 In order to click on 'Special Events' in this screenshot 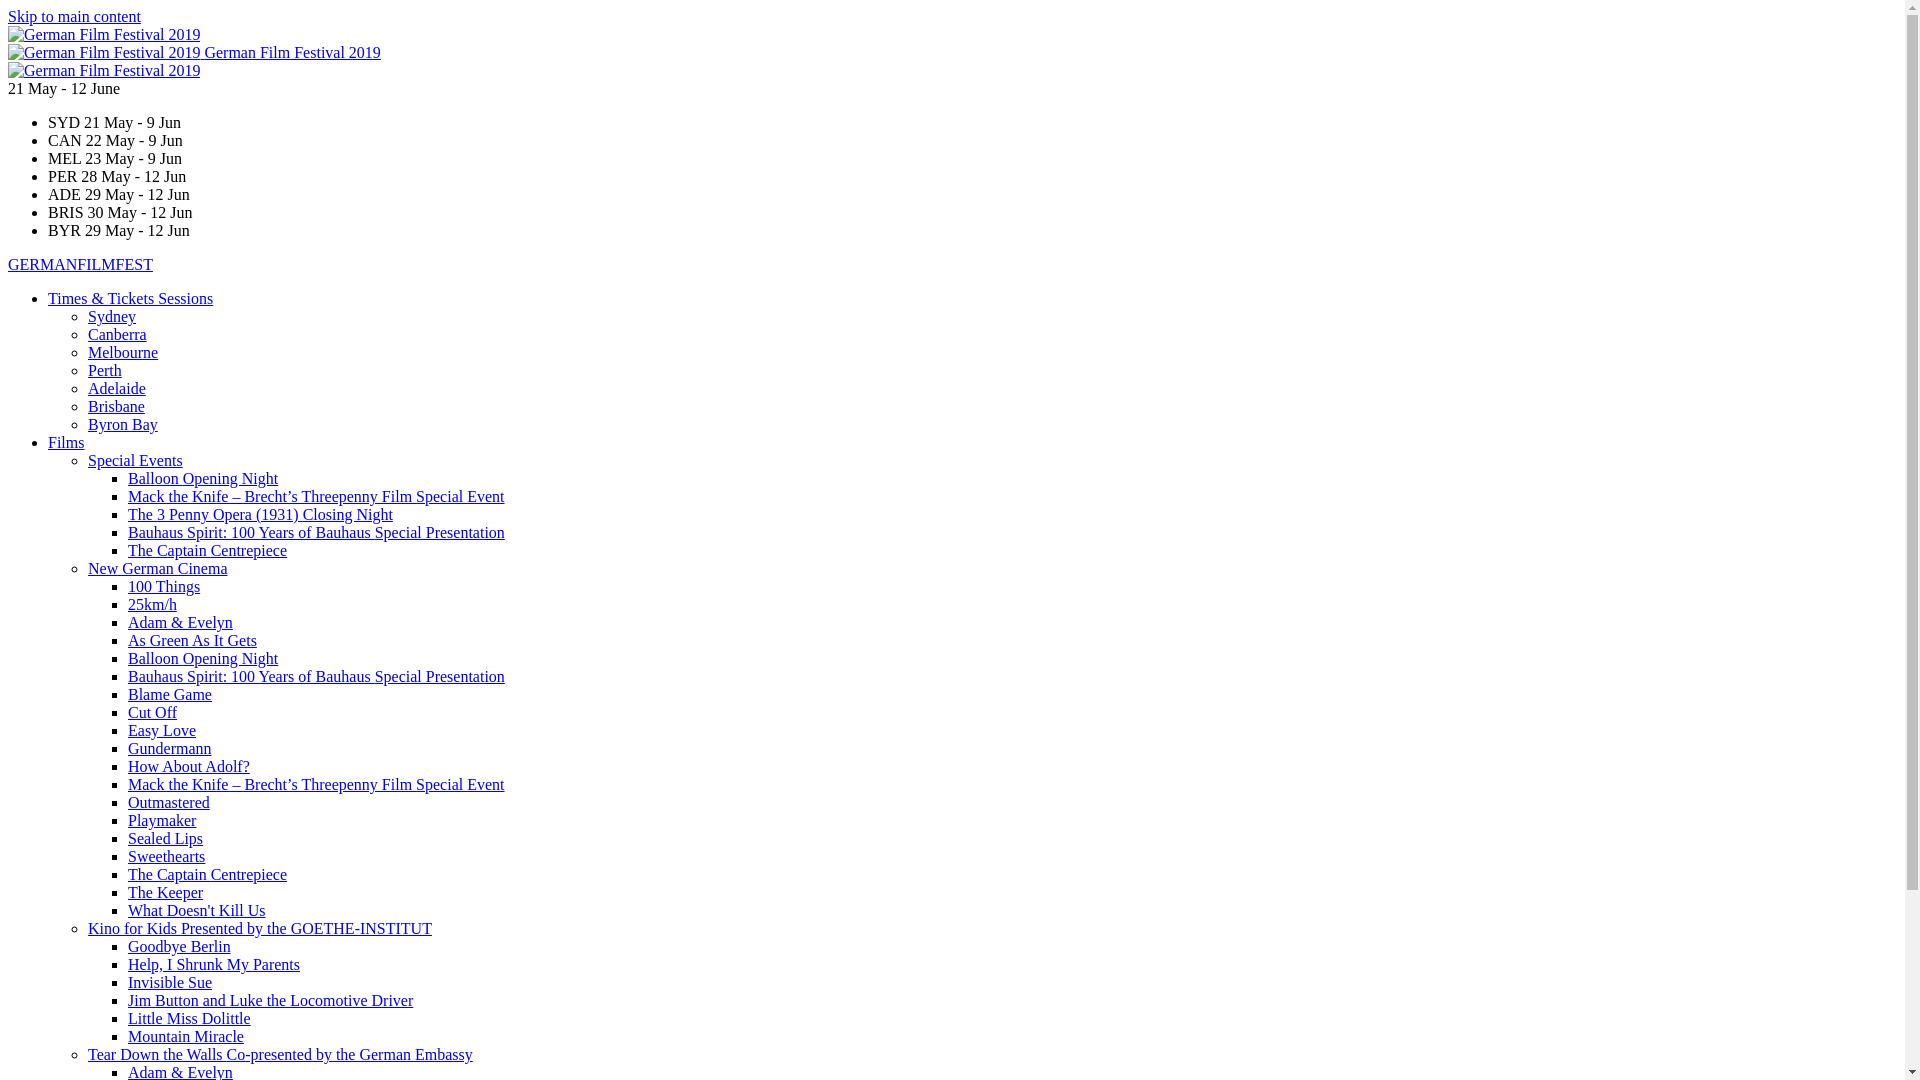, I will do `click(86, 460)`.